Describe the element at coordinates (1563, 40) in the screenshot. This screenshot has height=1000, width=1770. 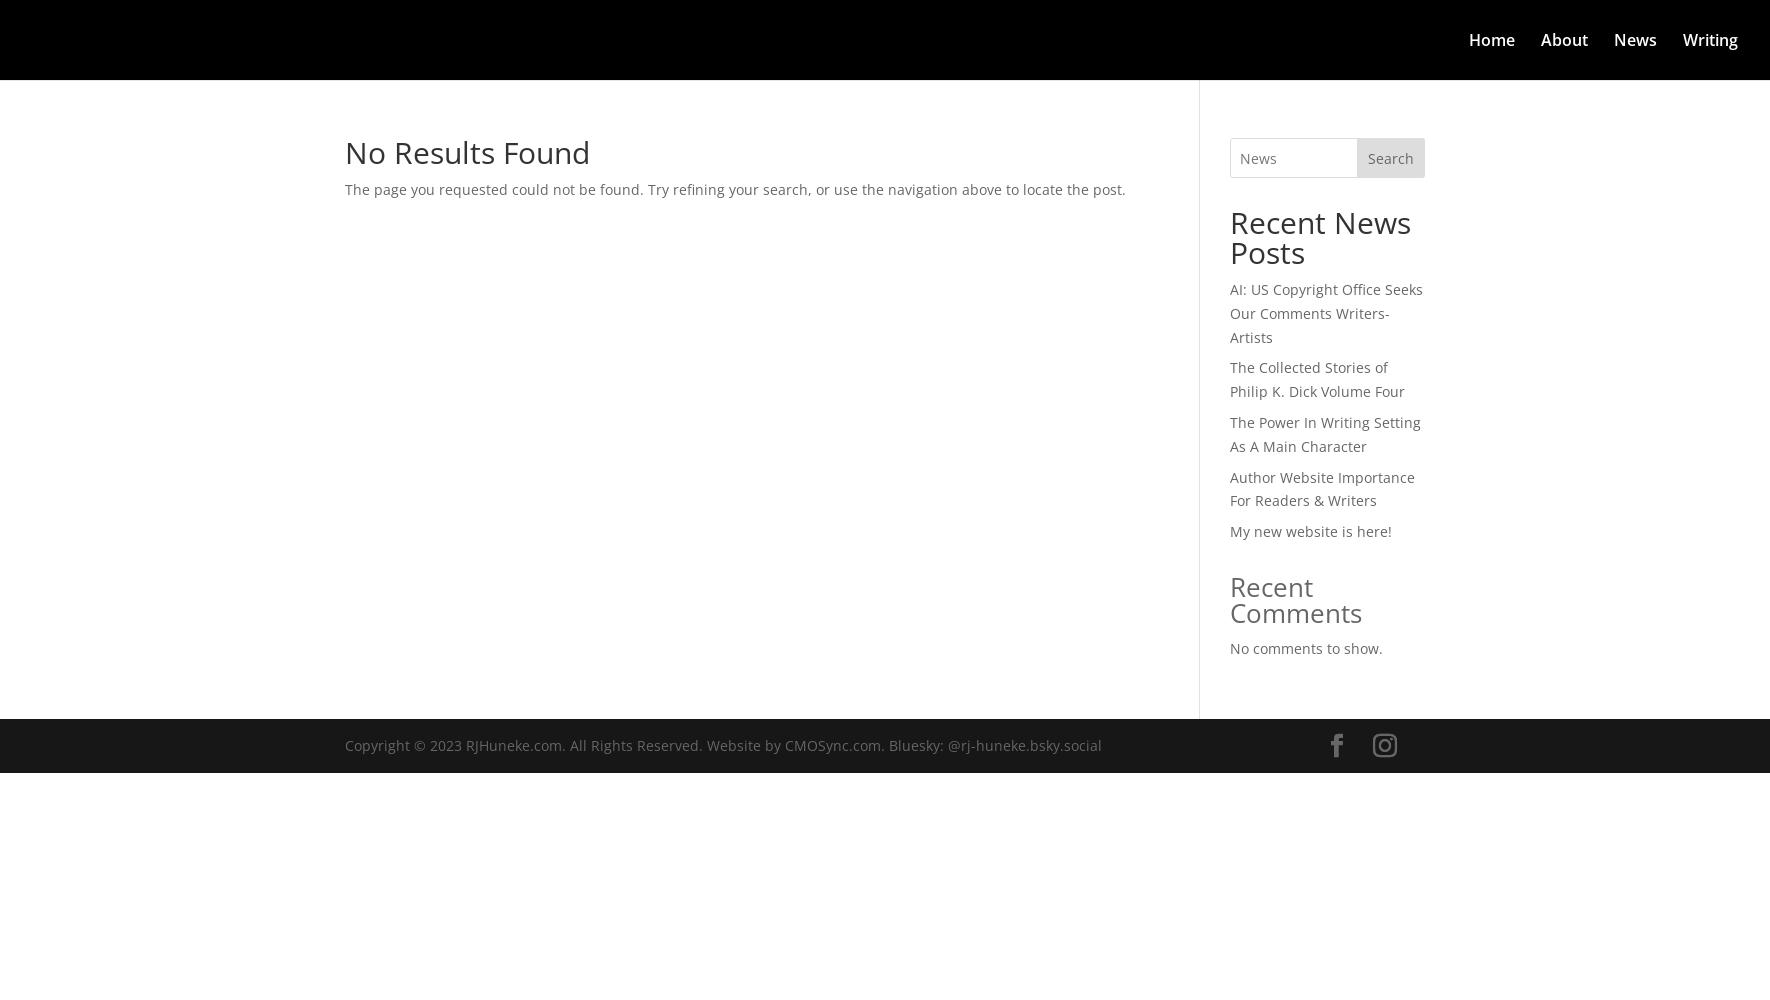
I see `'About'` at that location.